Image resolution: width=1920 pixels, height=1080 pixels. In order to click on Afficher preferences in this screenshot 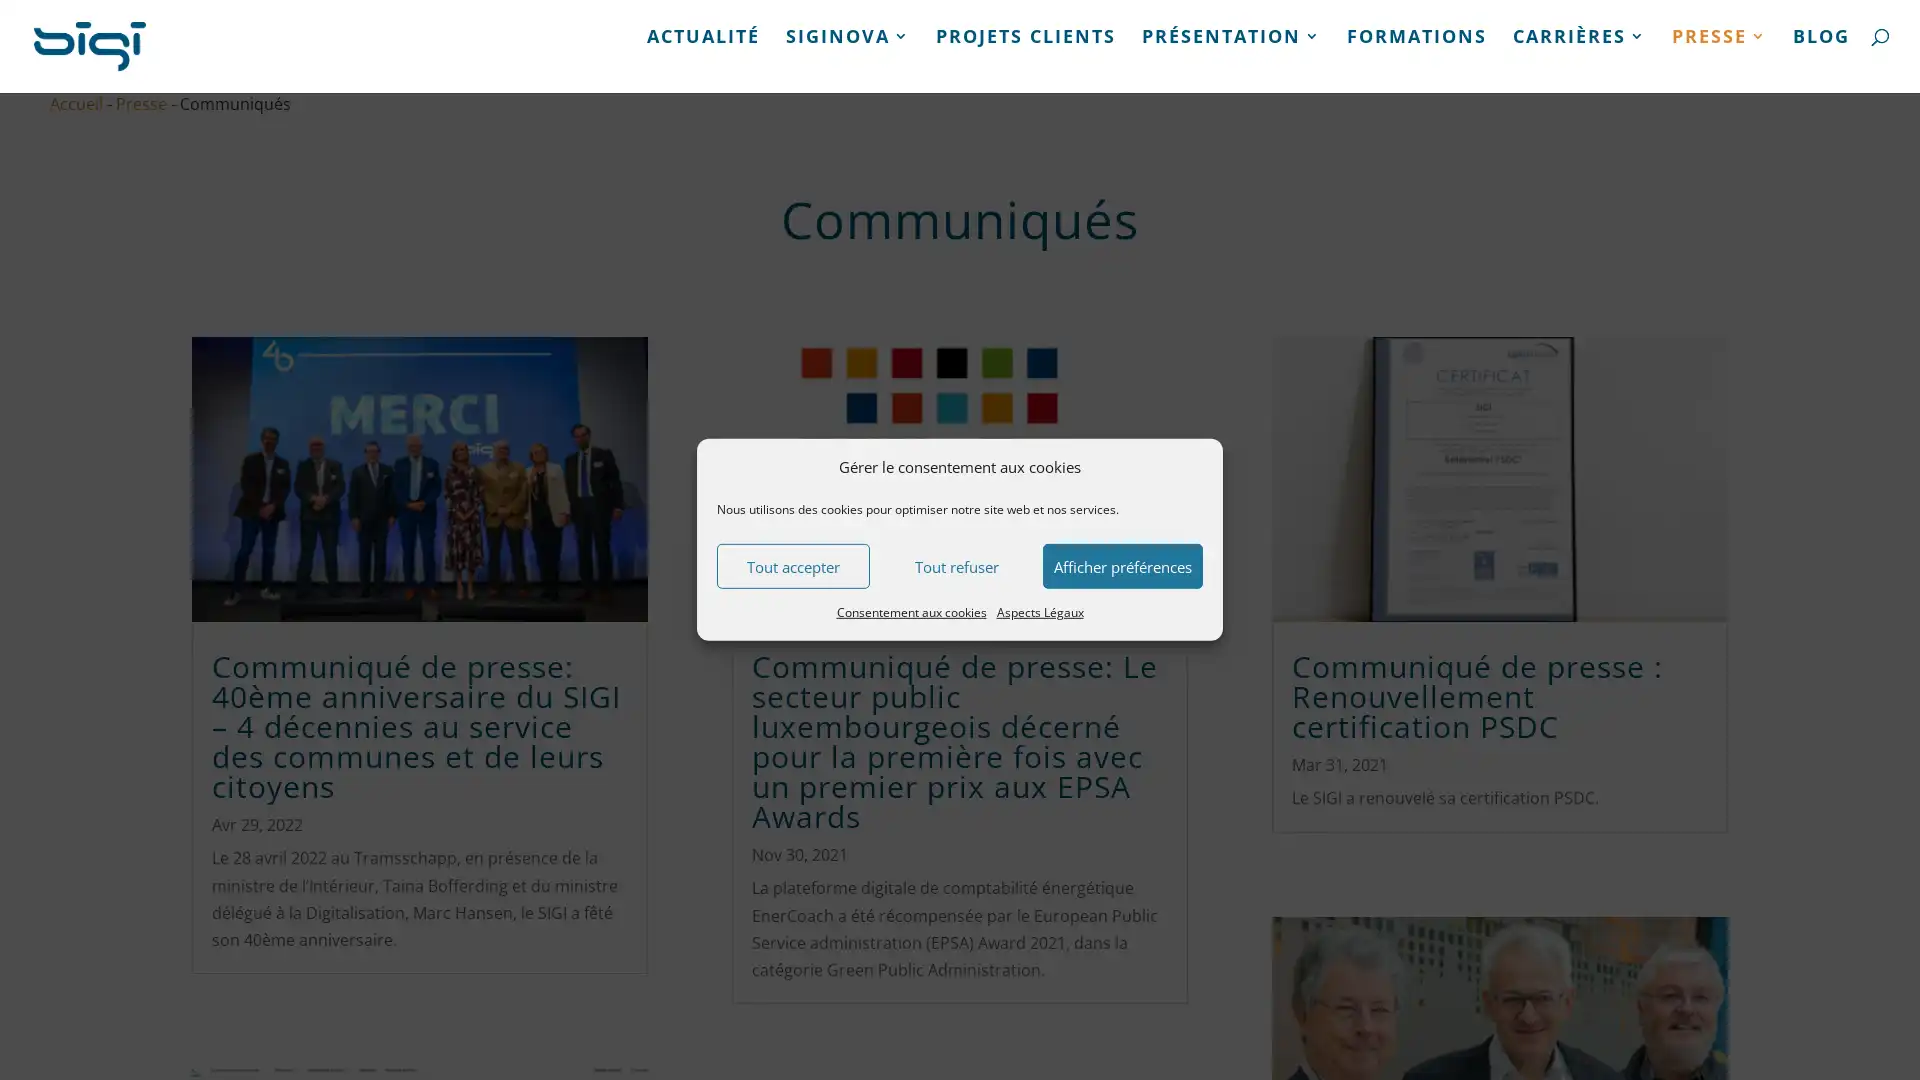, I will do `click(1123, 566)`.